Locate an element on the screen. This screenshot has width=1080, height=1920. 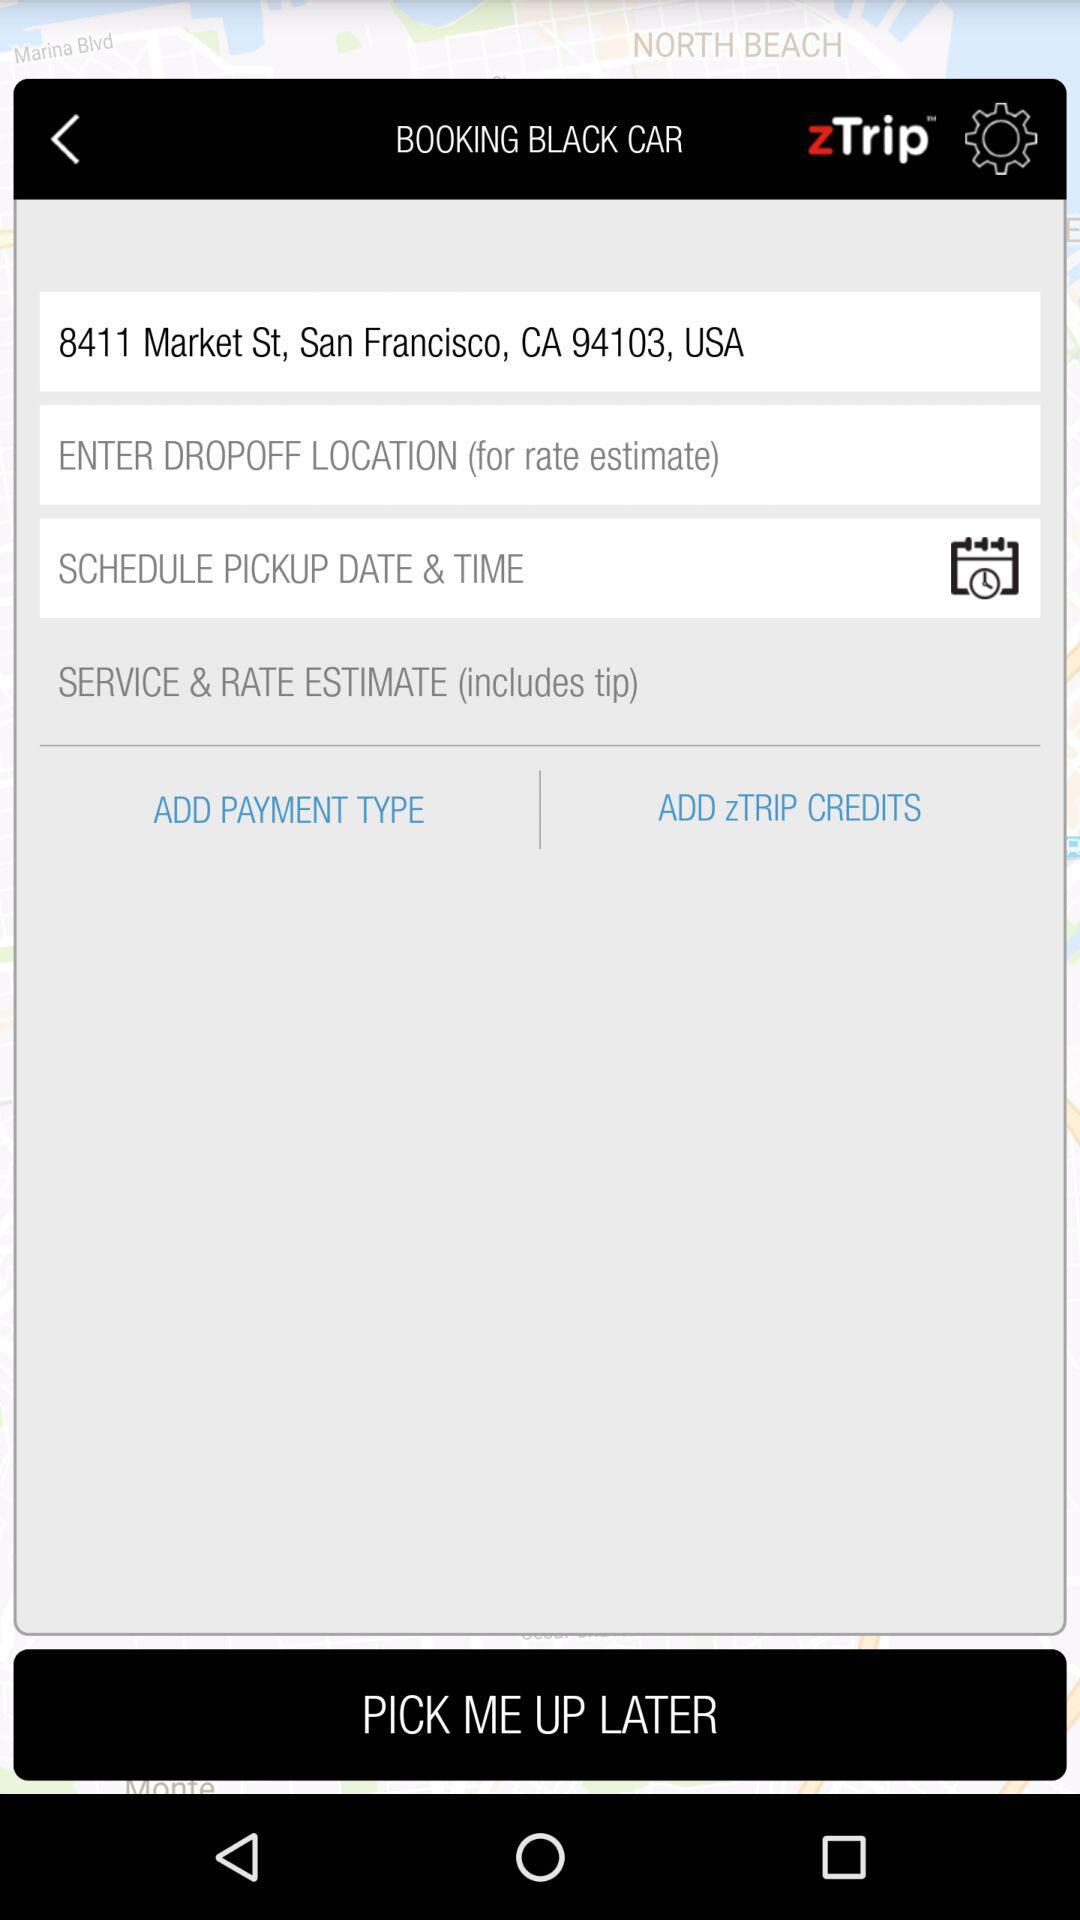
the settings icon is located at coordinates (1001, 147).